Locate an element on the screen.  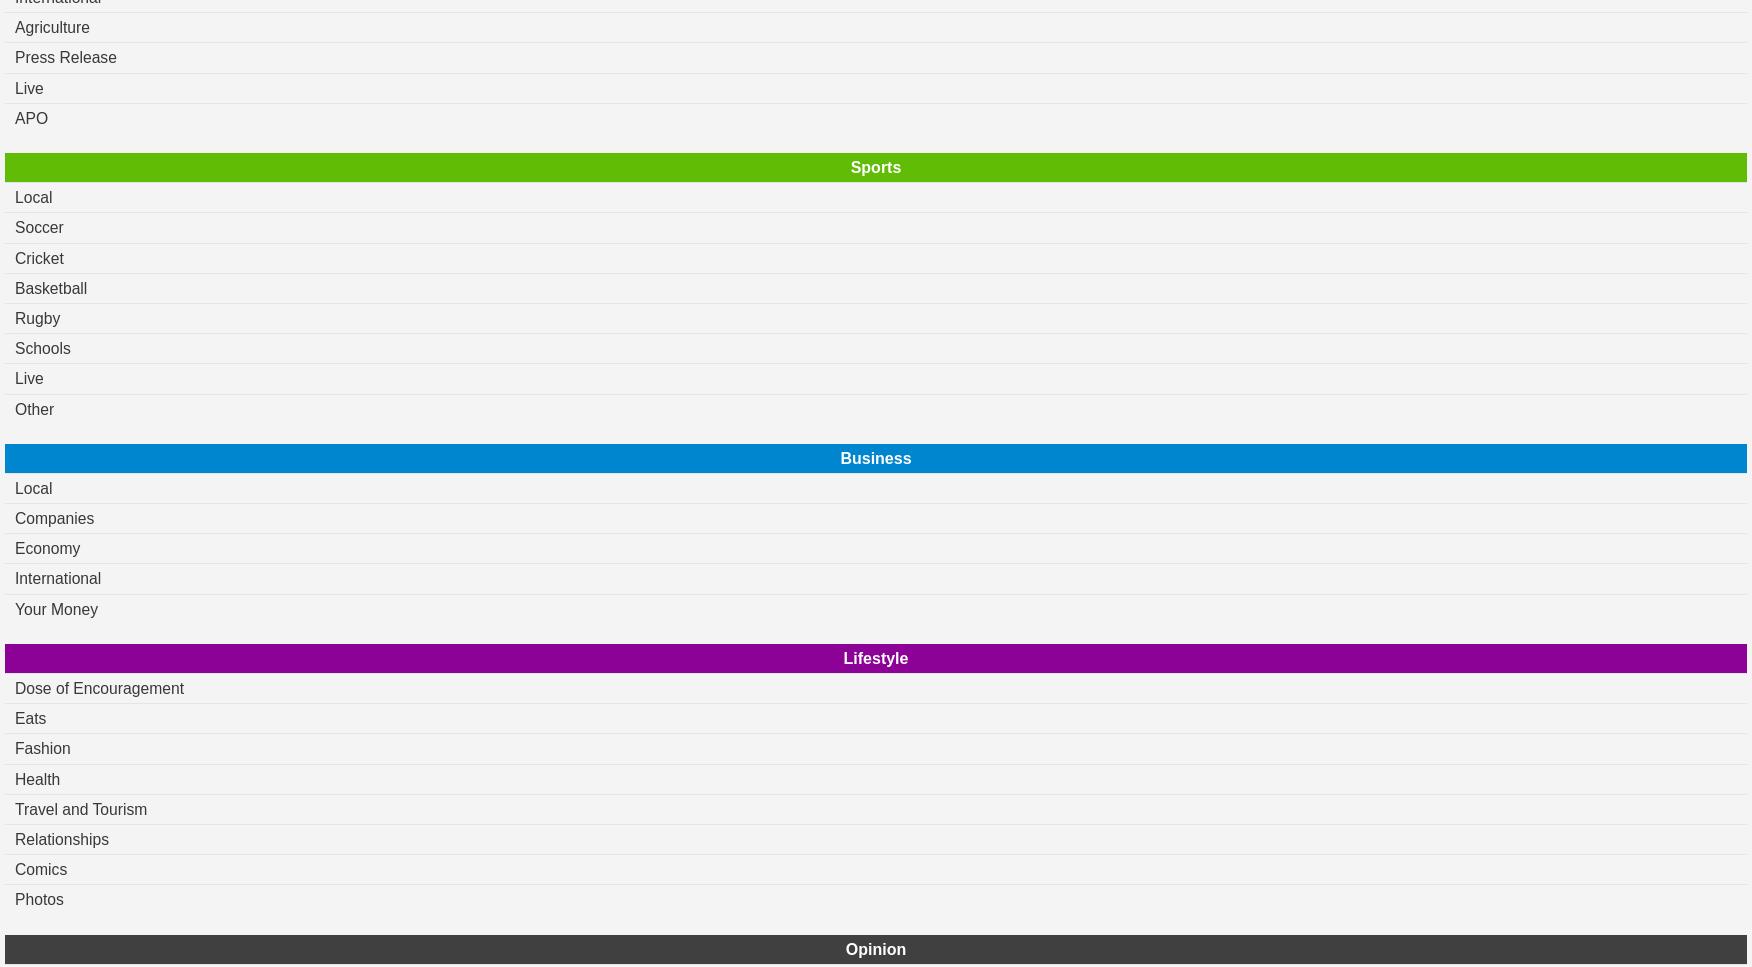
'Comics' is located at coordinates (40, 868).